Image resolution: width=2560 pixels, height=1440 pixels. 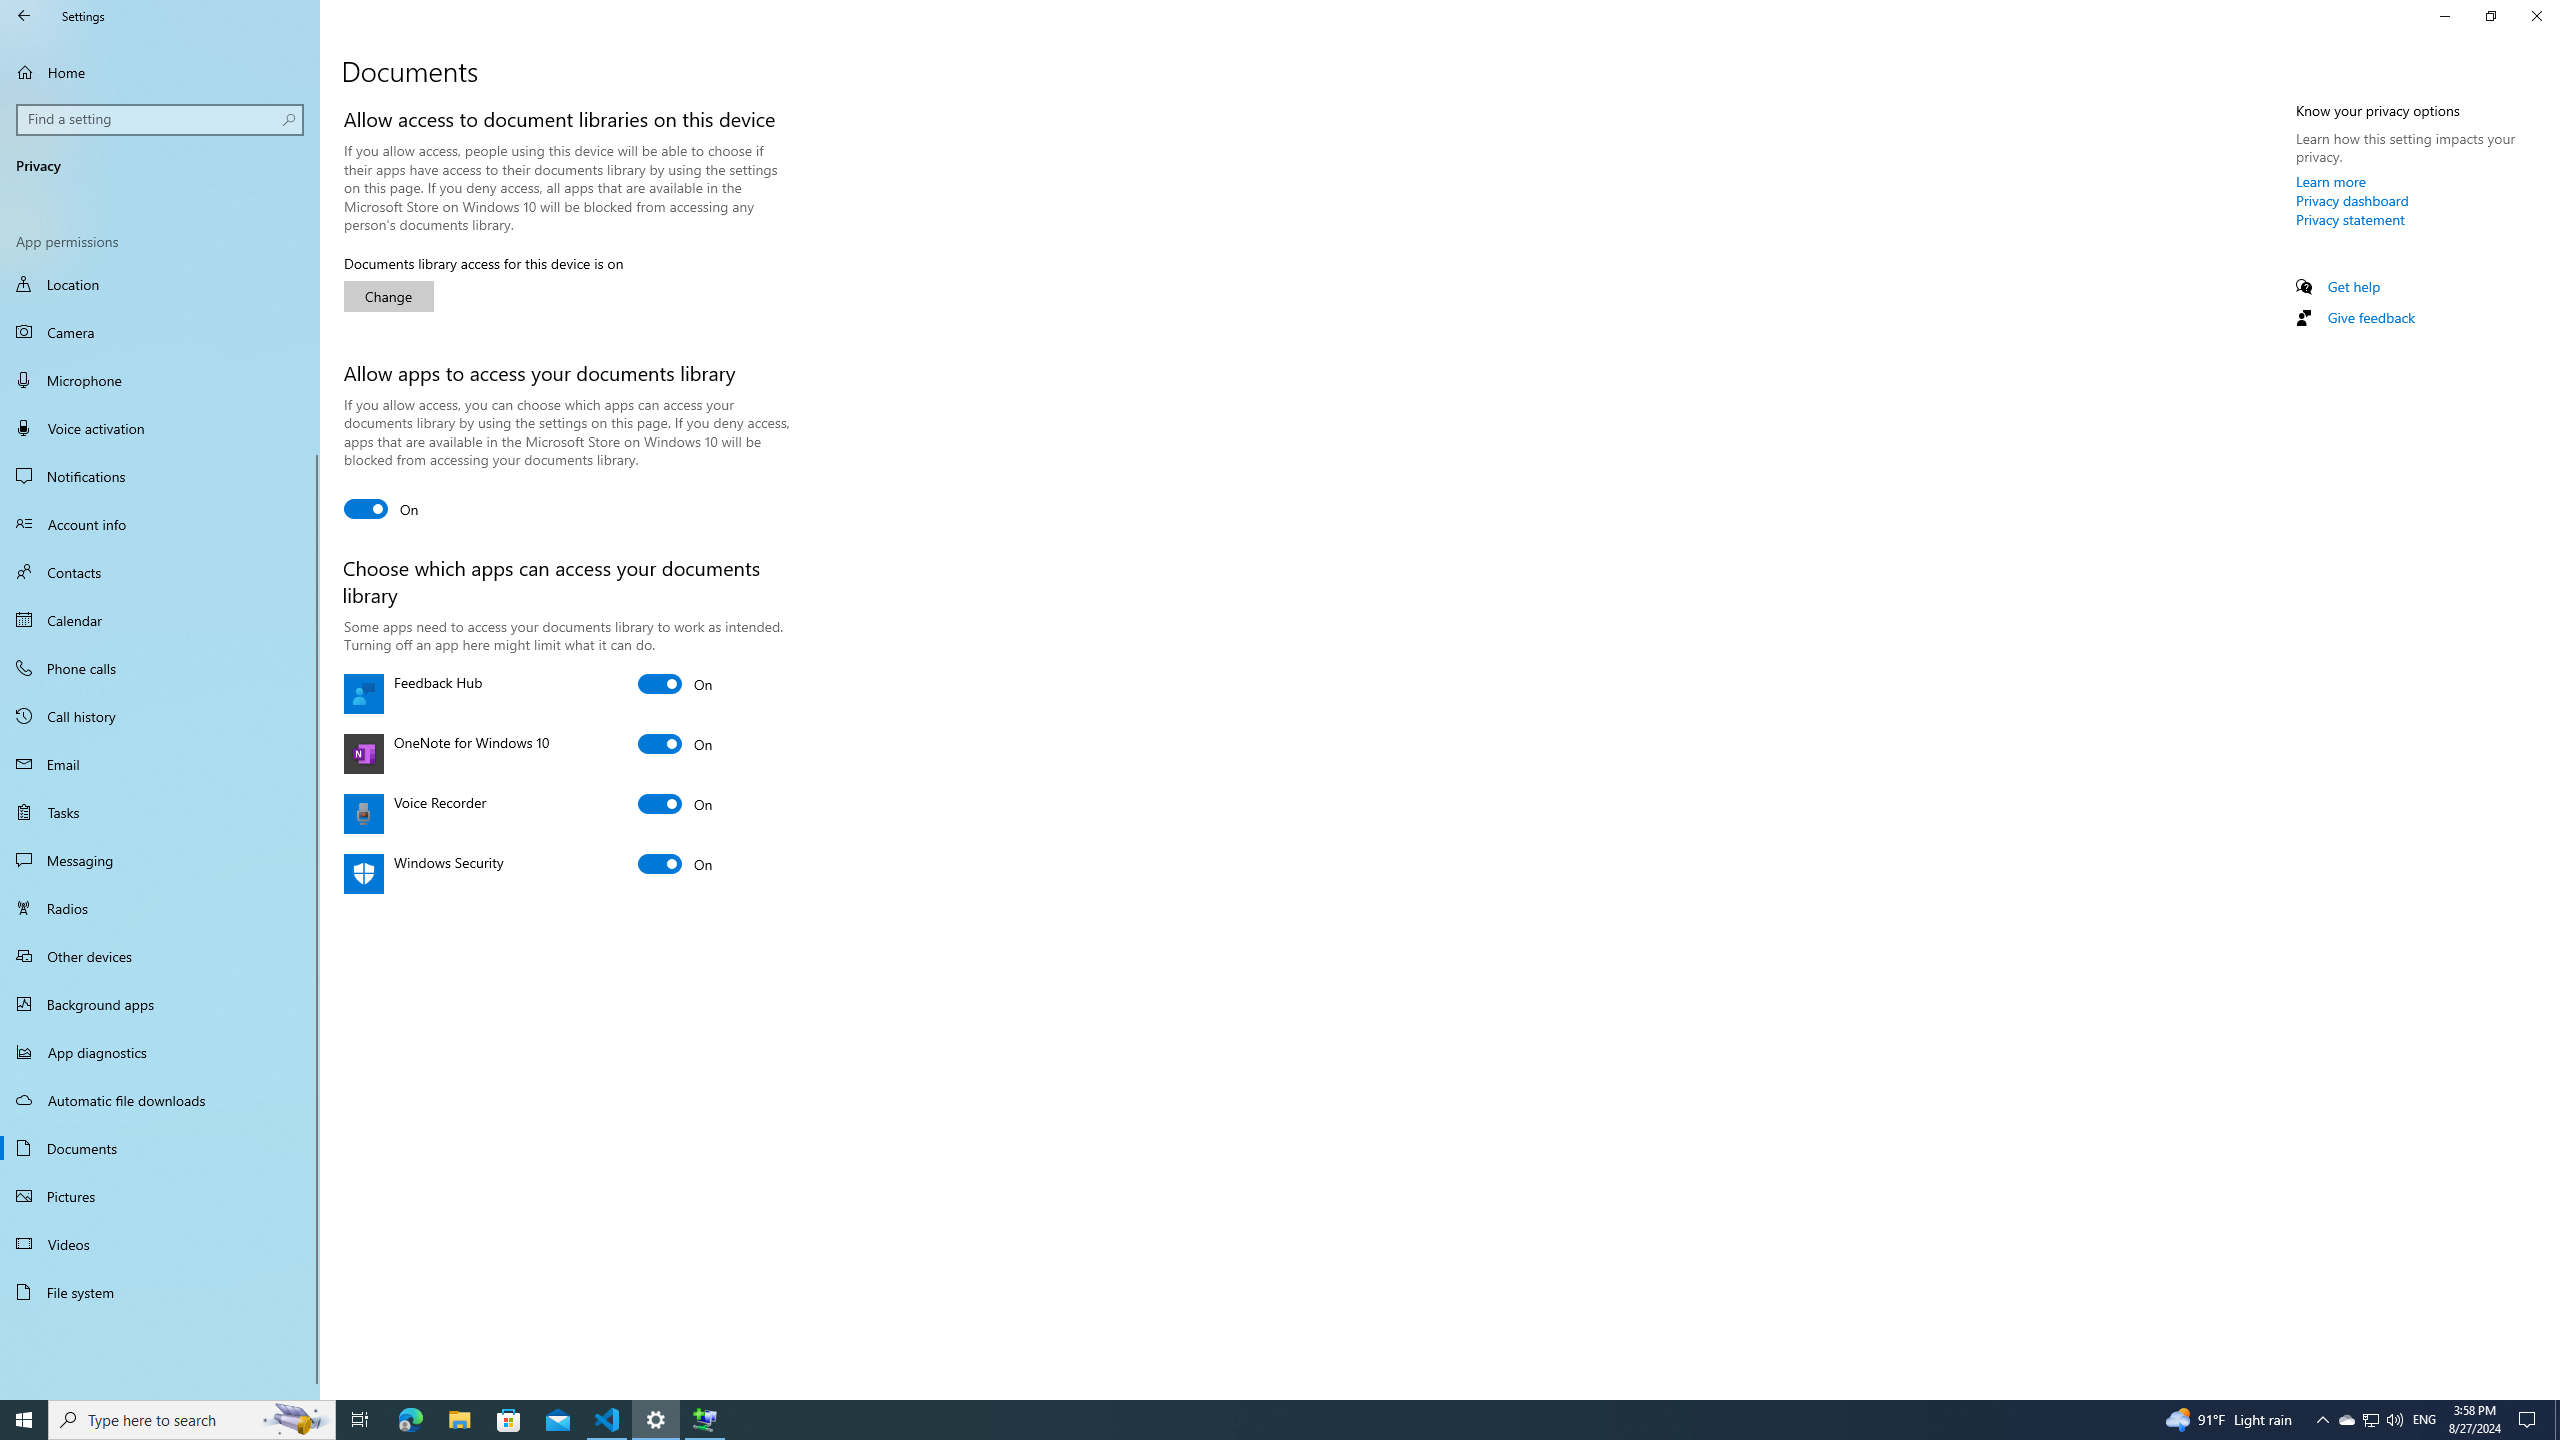 I want to click on 'App diagnostics', so click(x=159, y=1050).